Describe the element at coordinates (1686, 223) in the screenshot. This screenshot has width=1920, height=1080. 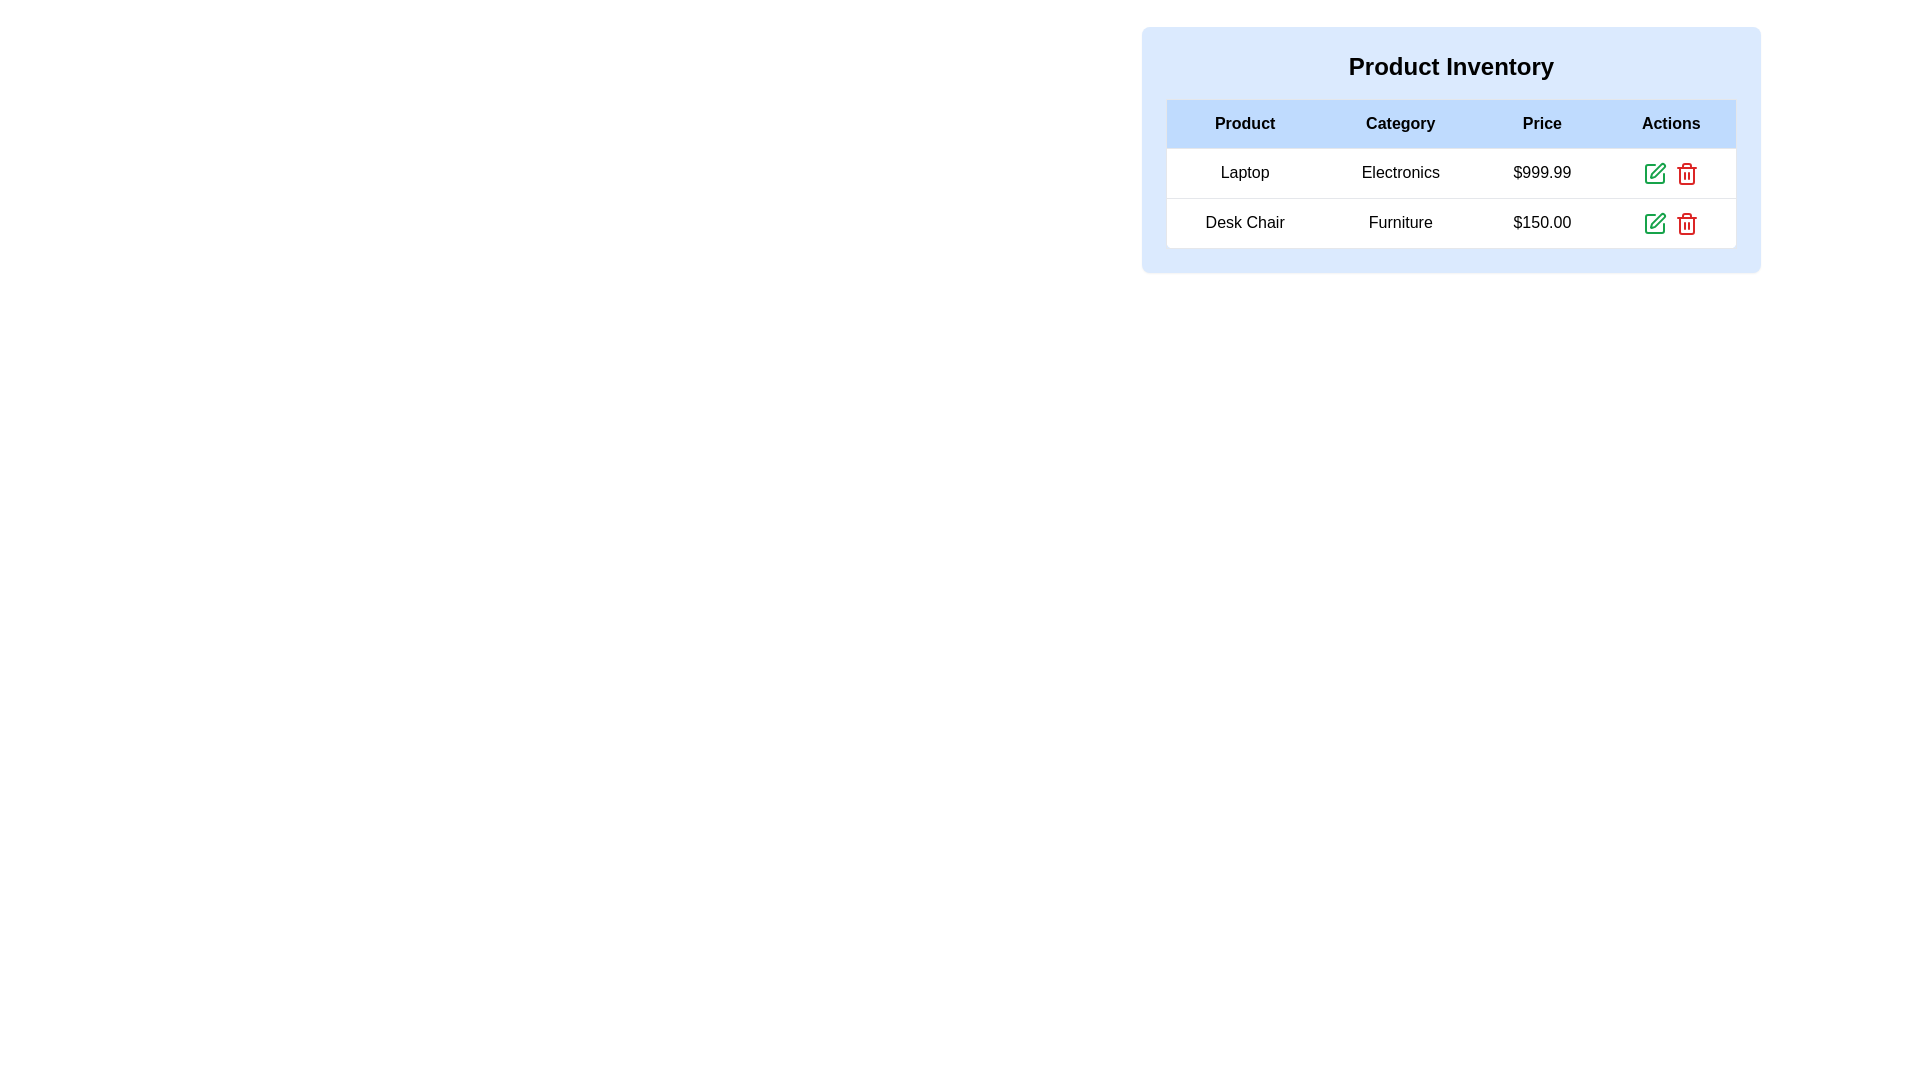
I see `the delete button icon` at that location.